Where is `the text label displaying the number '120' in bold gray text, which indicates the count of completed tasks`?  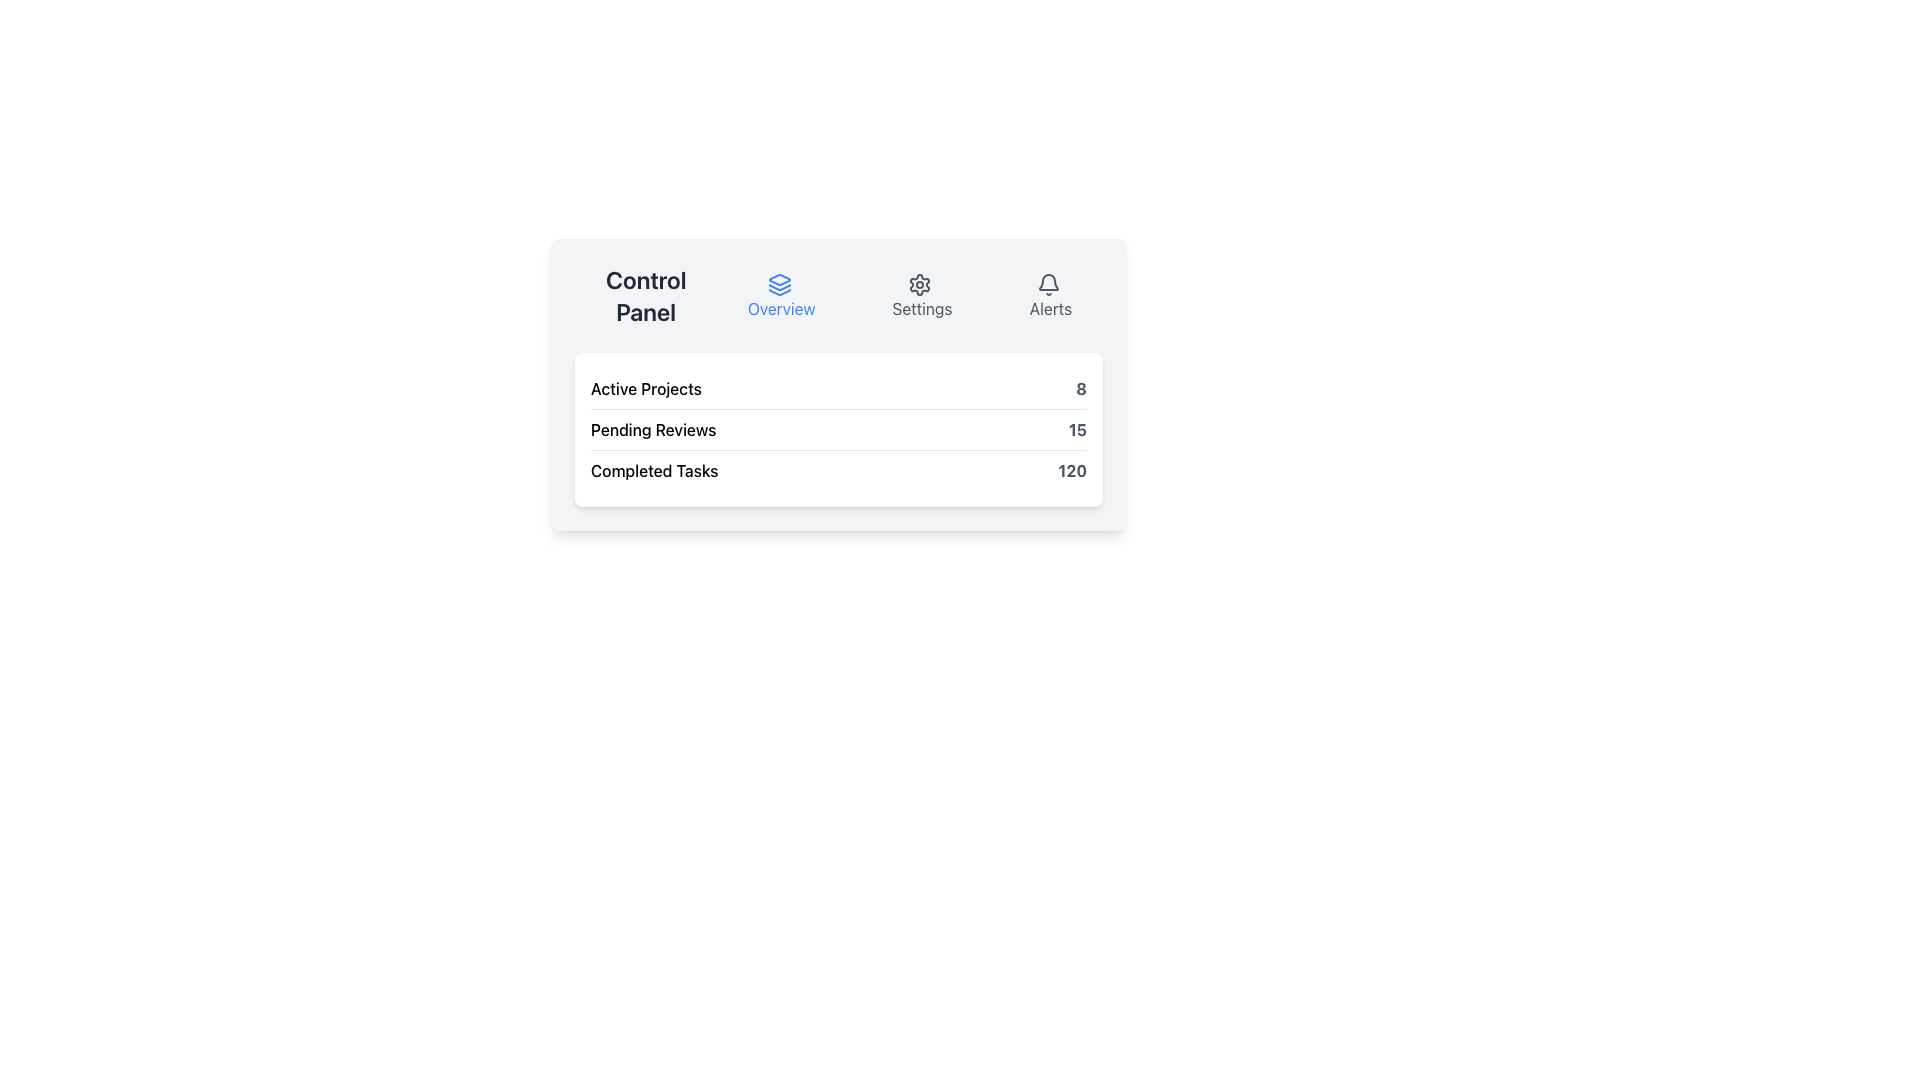
the text label displaying the number '120' in bold gray text, which indicates the count of completed tasks is located at coordinates (1071, 470).